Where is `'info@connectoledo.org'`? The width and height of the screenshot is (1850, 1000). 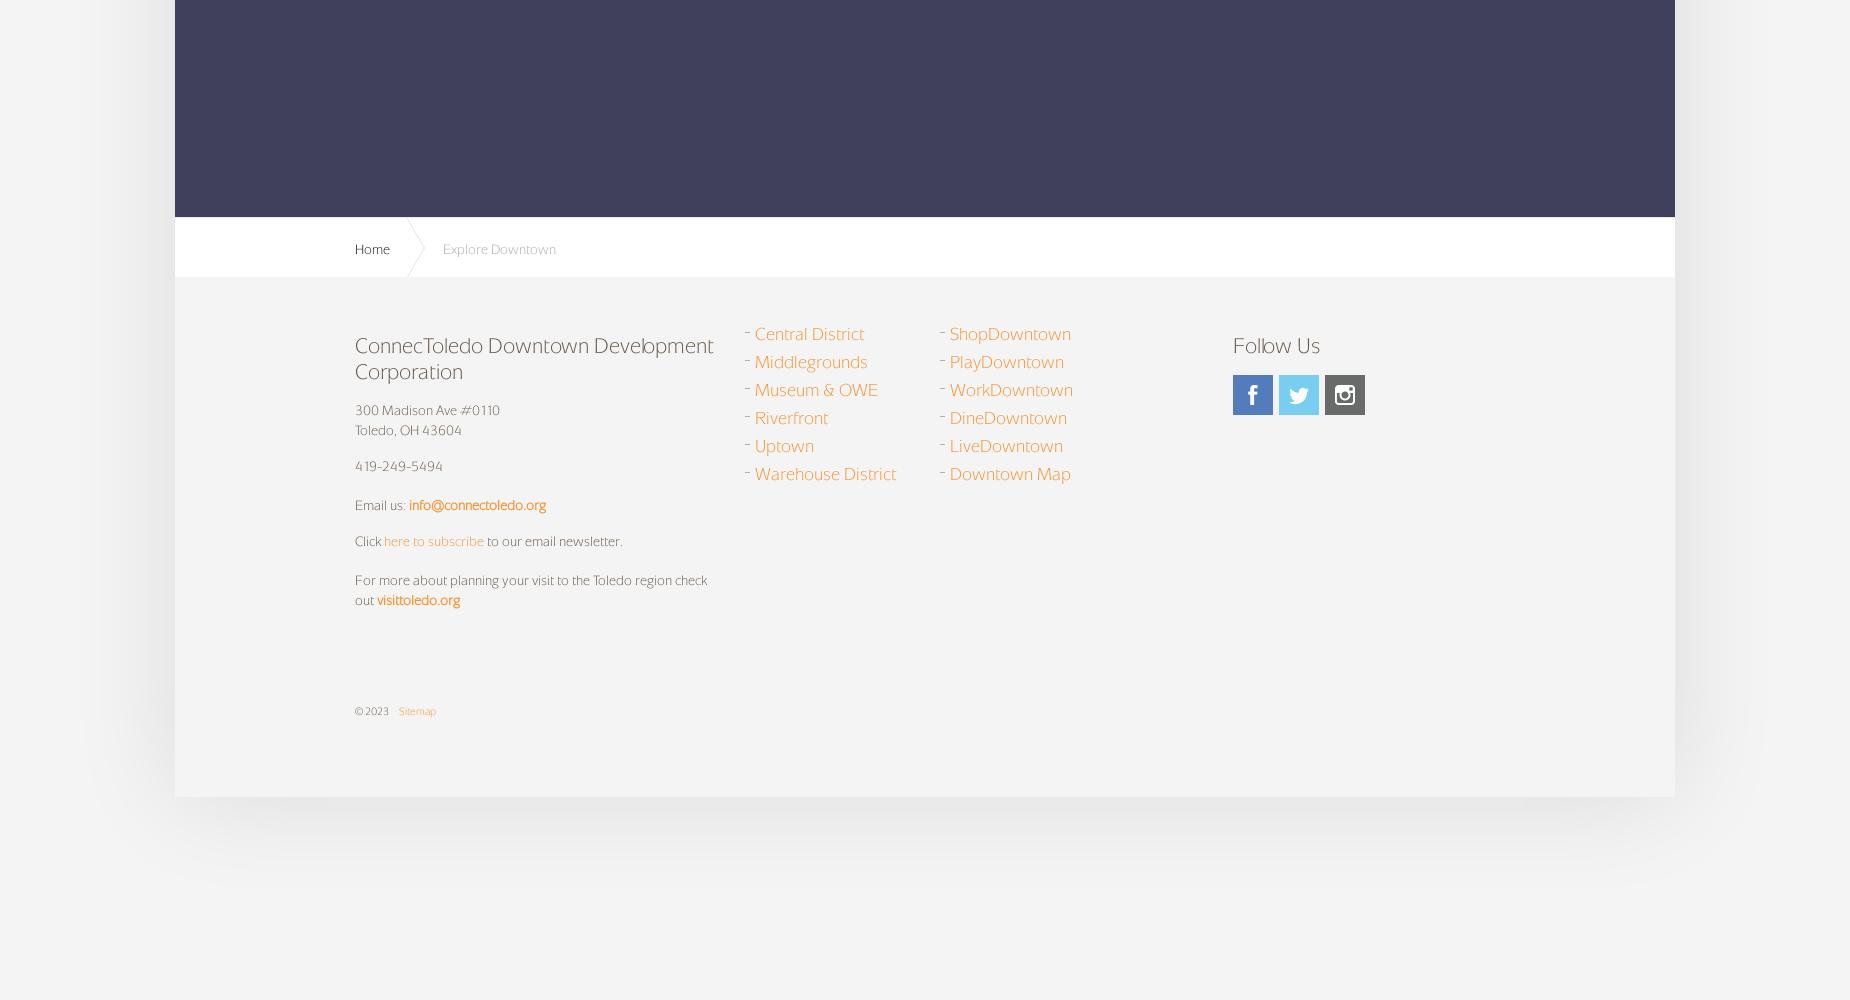 'info@connectoledo.org' is located at coordinates (477, 505).